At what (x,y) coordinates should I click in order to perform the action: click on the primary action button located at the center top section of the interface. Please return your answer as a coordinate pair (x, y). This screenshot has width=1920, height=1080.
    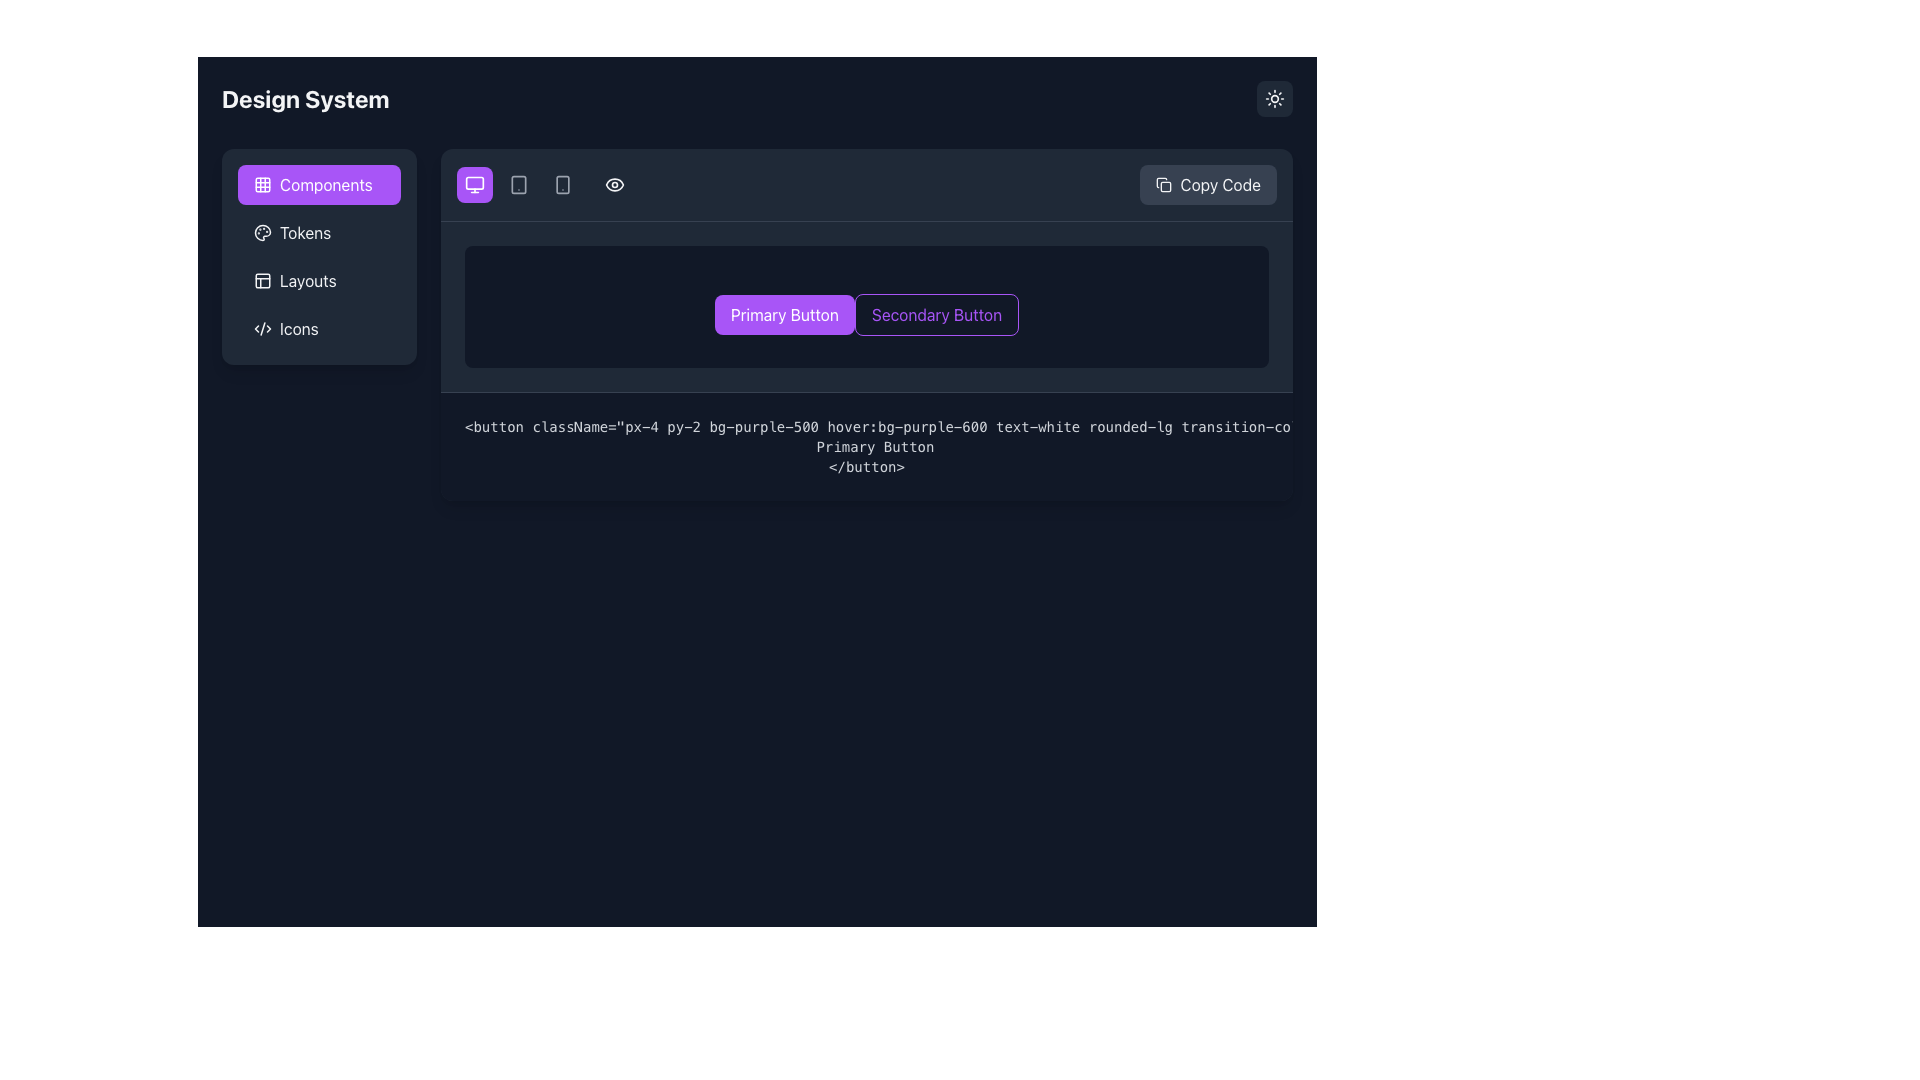
    Looking at the image, I should click on (783, 315).